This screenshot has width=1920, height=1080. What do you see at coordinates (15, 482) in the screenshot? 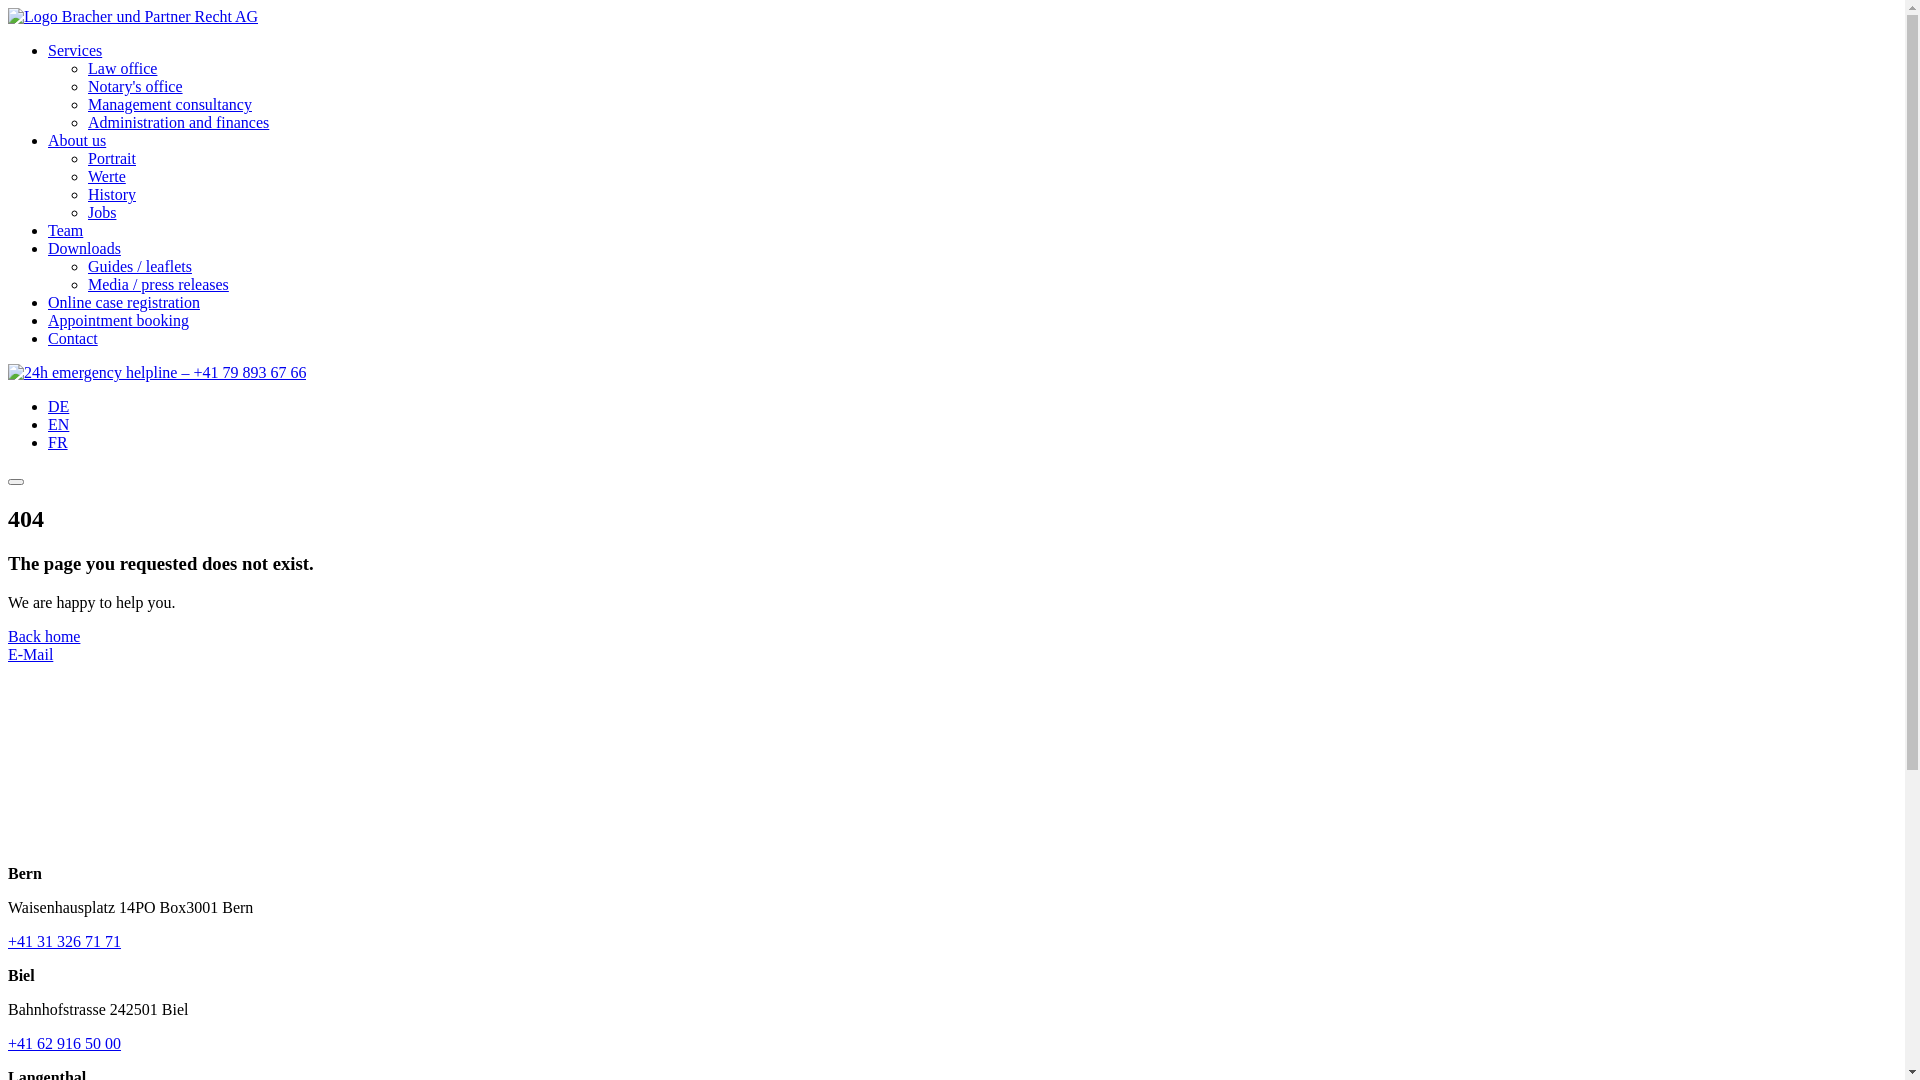
I see `'Menu'` at bounding box center [15, 482].